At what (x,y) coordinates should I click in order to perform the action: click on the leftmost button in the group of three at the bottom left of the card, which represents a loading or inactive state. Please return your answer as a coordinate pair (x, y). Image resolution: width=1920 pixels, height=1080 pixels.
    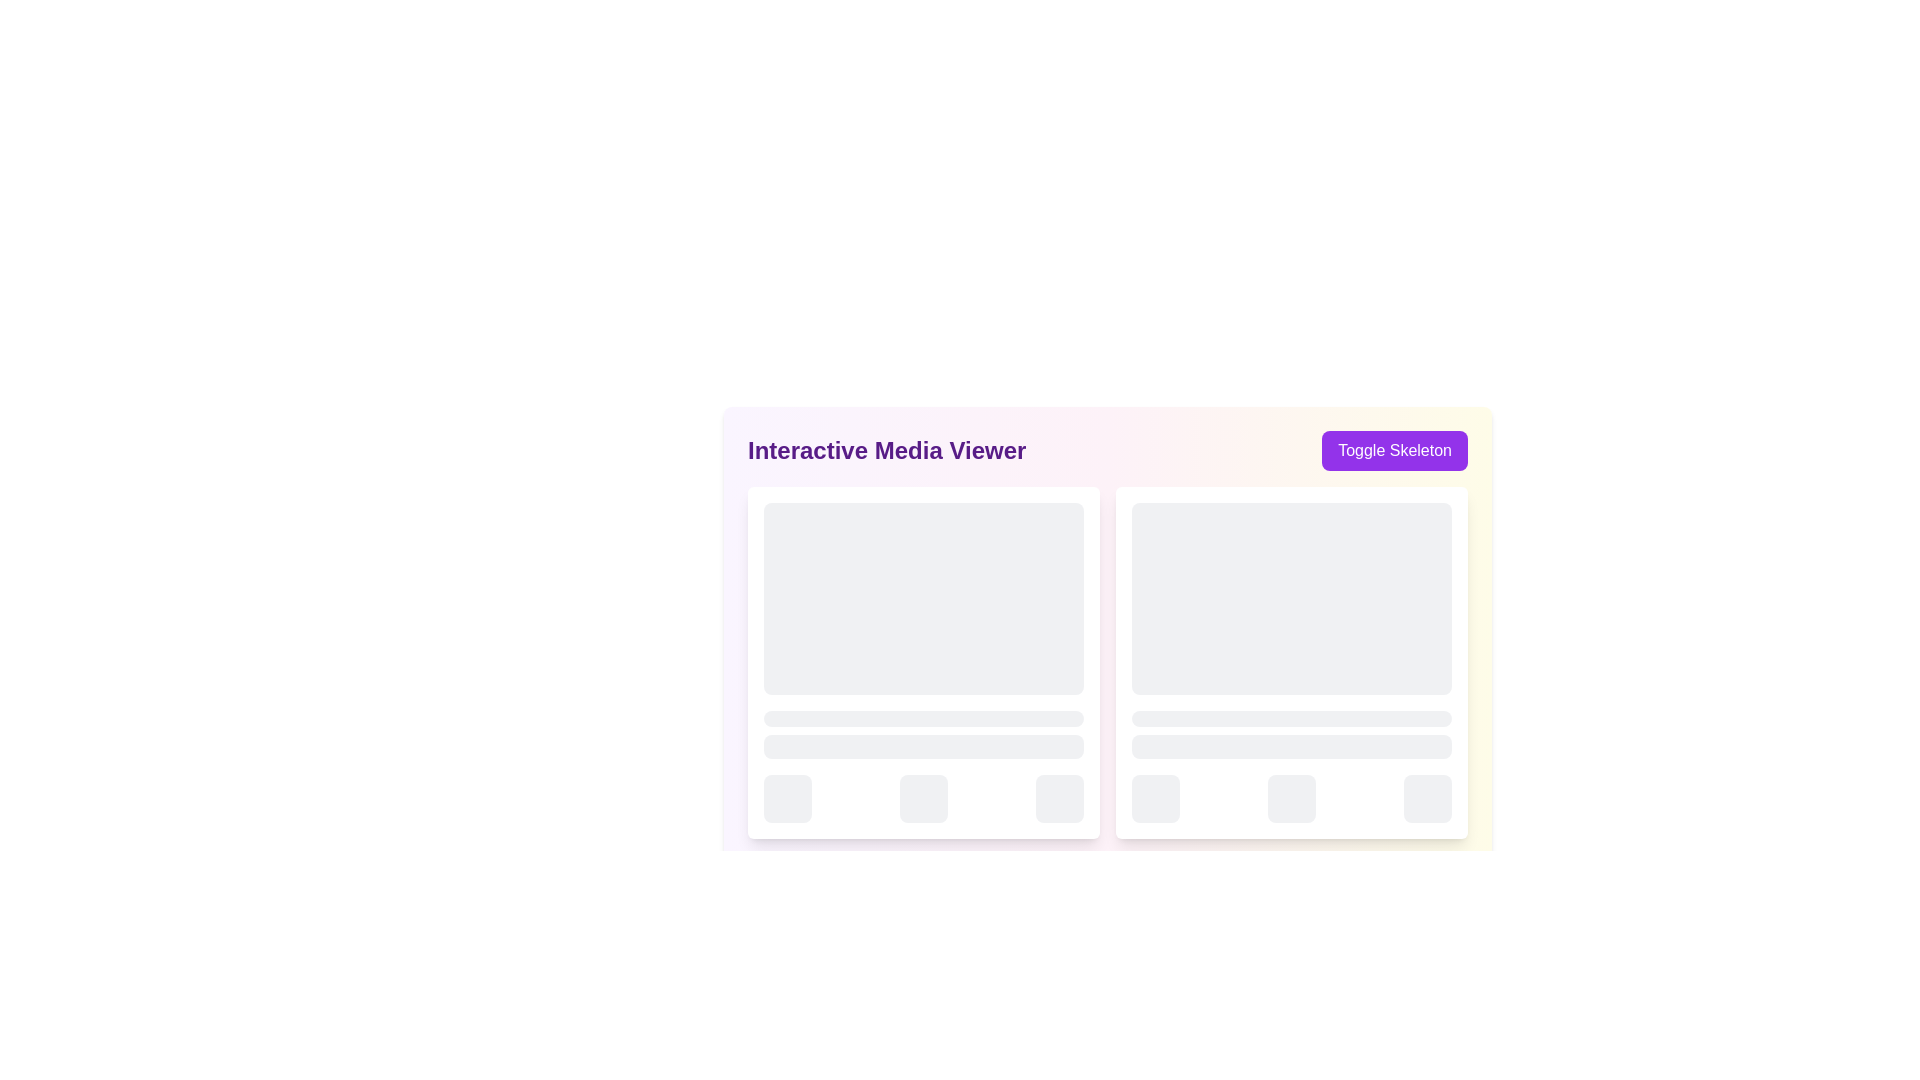
    Looking at the image, I should click on (786, 797).